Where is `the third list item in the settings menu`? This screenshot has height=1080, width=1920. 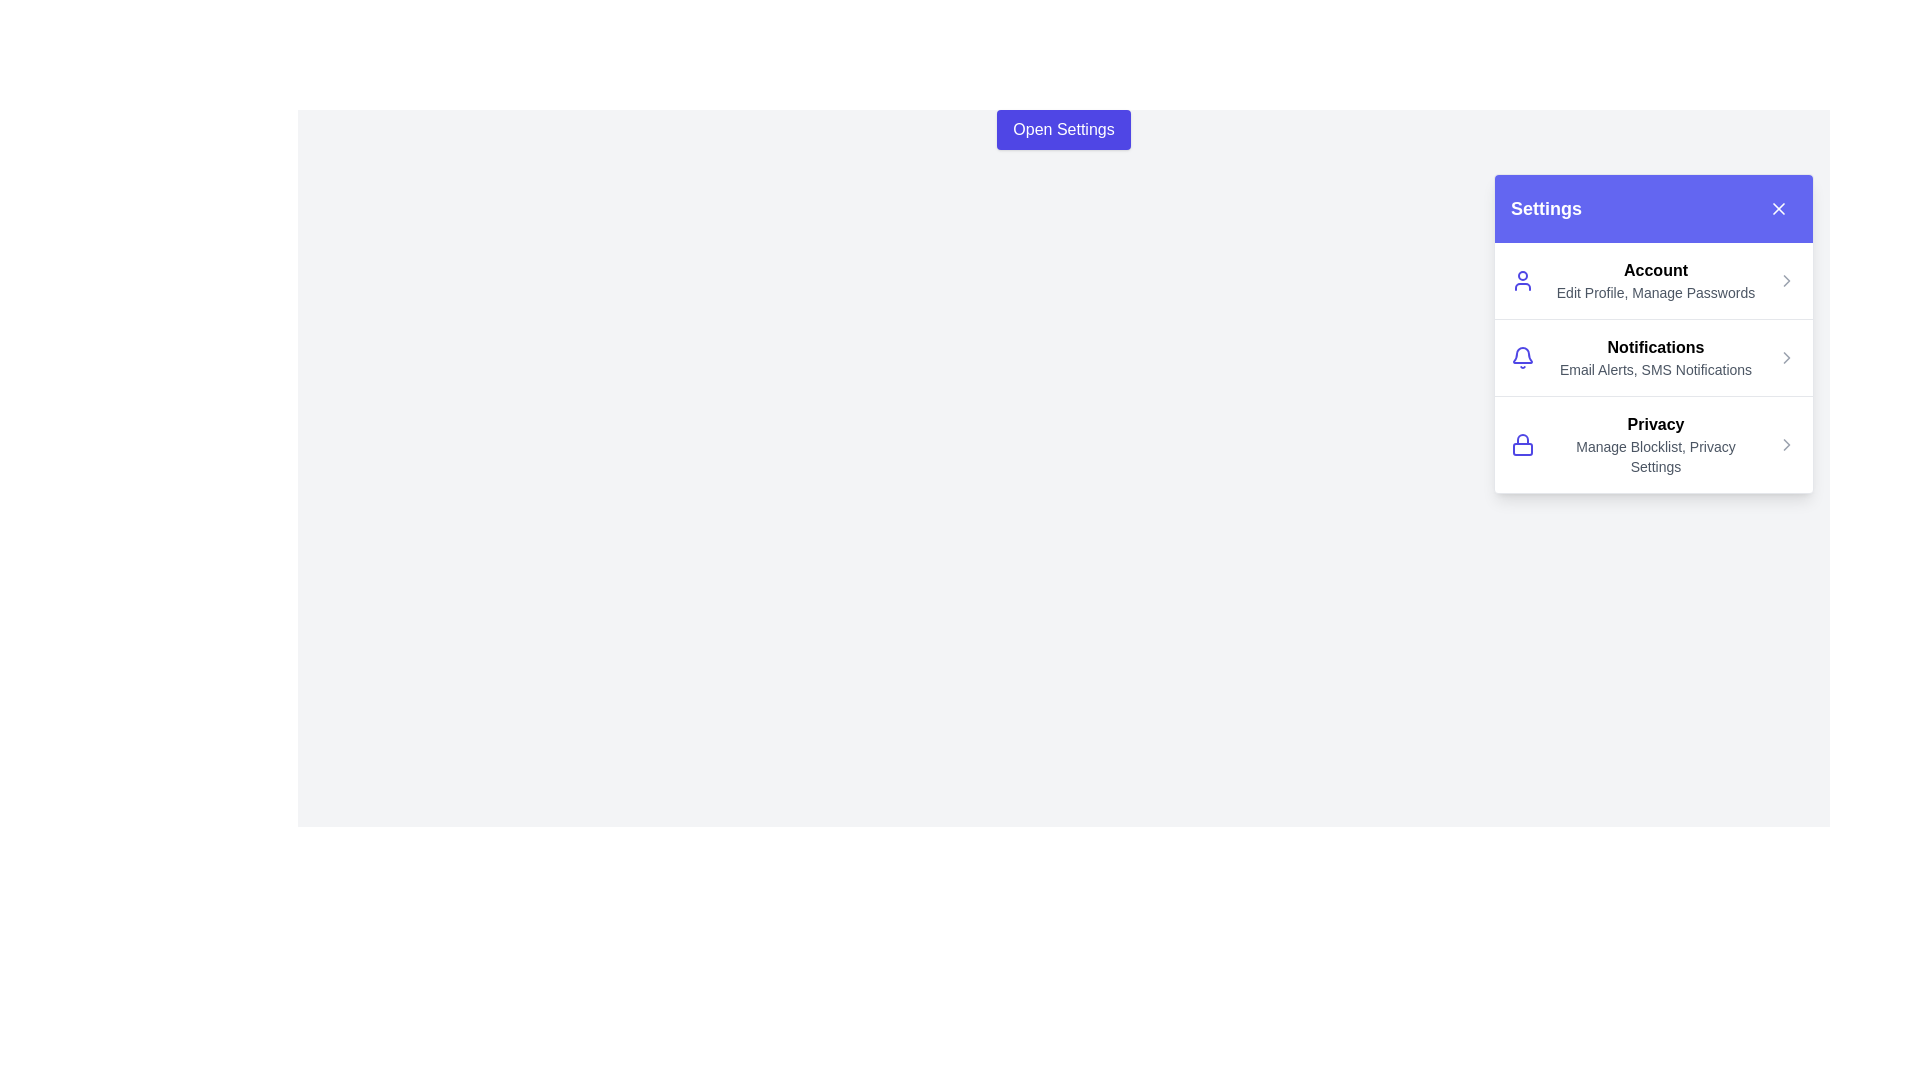 the third list item in the settings menu is located at coordinates (1654, 442).